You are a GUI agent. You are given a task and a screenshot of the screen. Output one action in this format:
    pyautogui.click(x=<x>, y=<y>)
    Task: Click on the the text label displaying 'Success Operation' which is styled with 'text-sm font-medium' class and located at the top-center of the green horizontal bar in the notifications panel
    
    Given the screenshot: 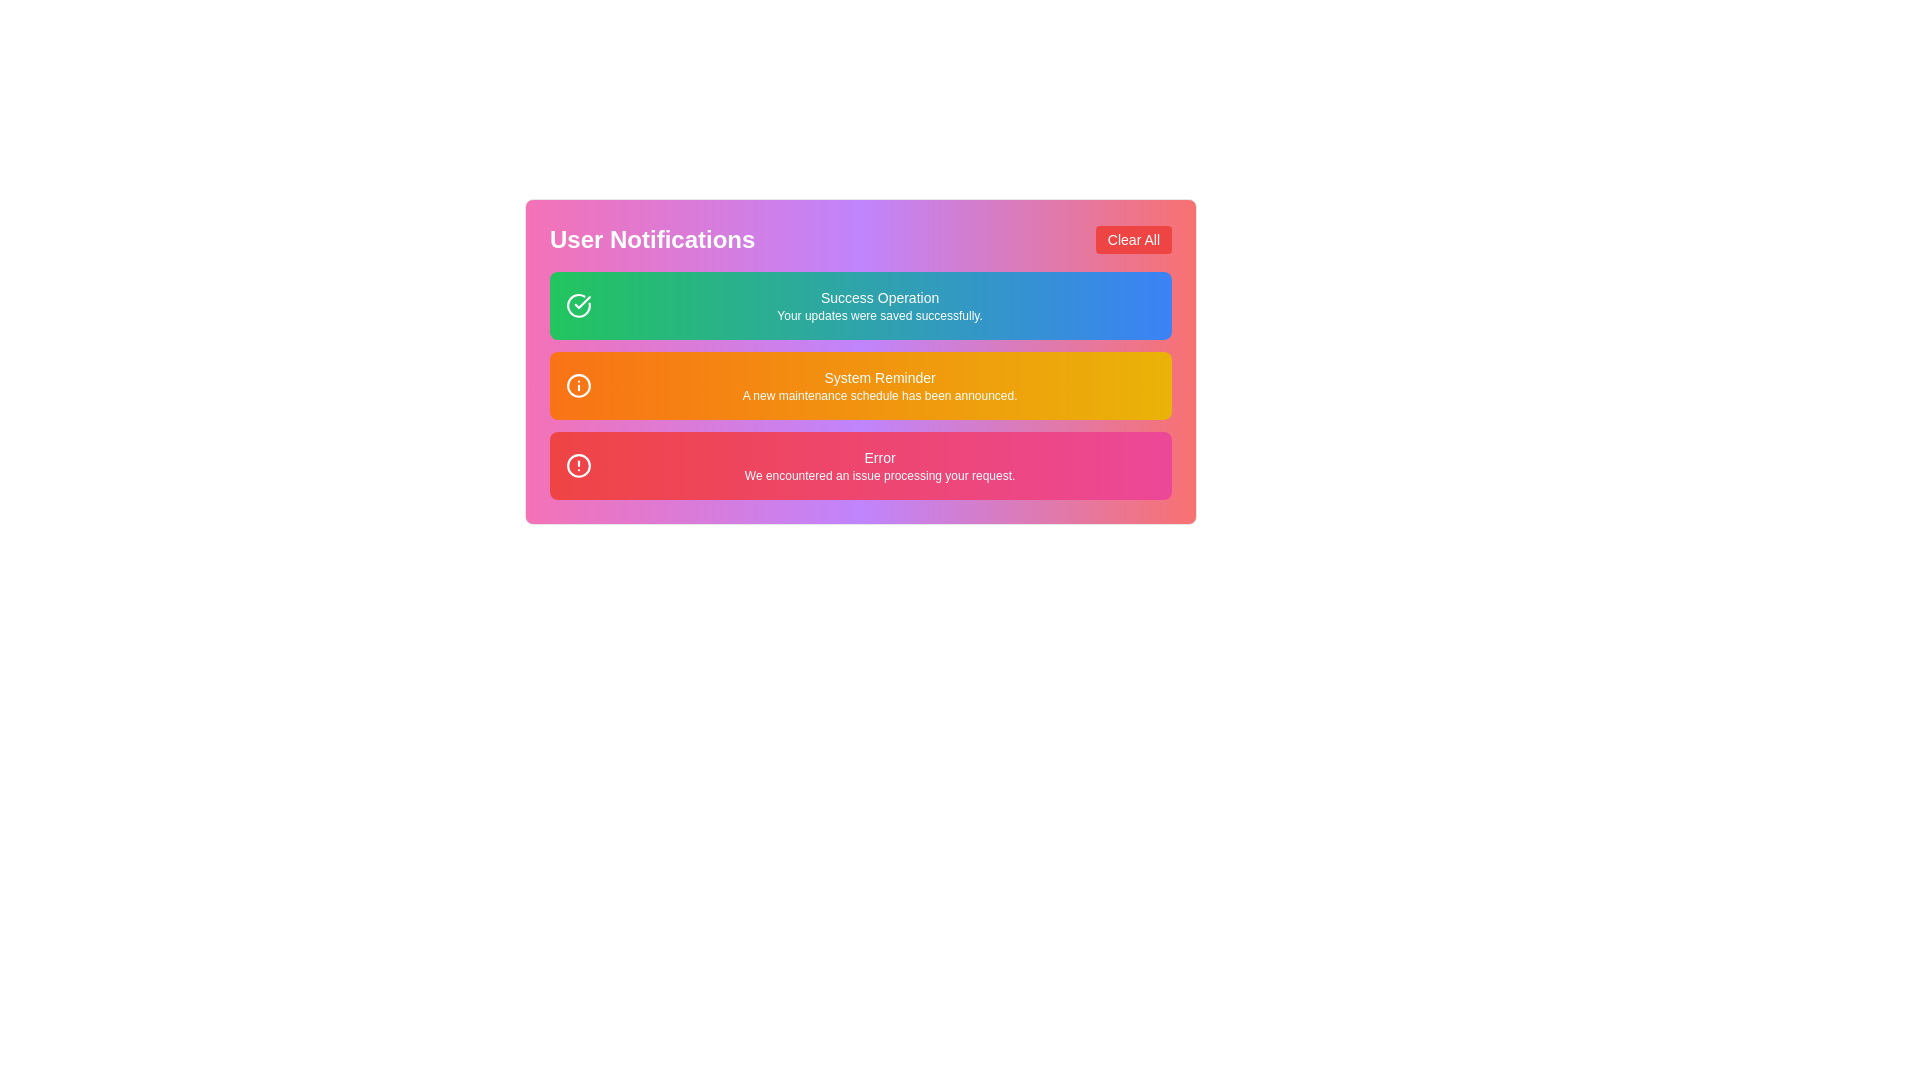 What is the action you would take?
    pyautogui.click(x=880, y=297)
    